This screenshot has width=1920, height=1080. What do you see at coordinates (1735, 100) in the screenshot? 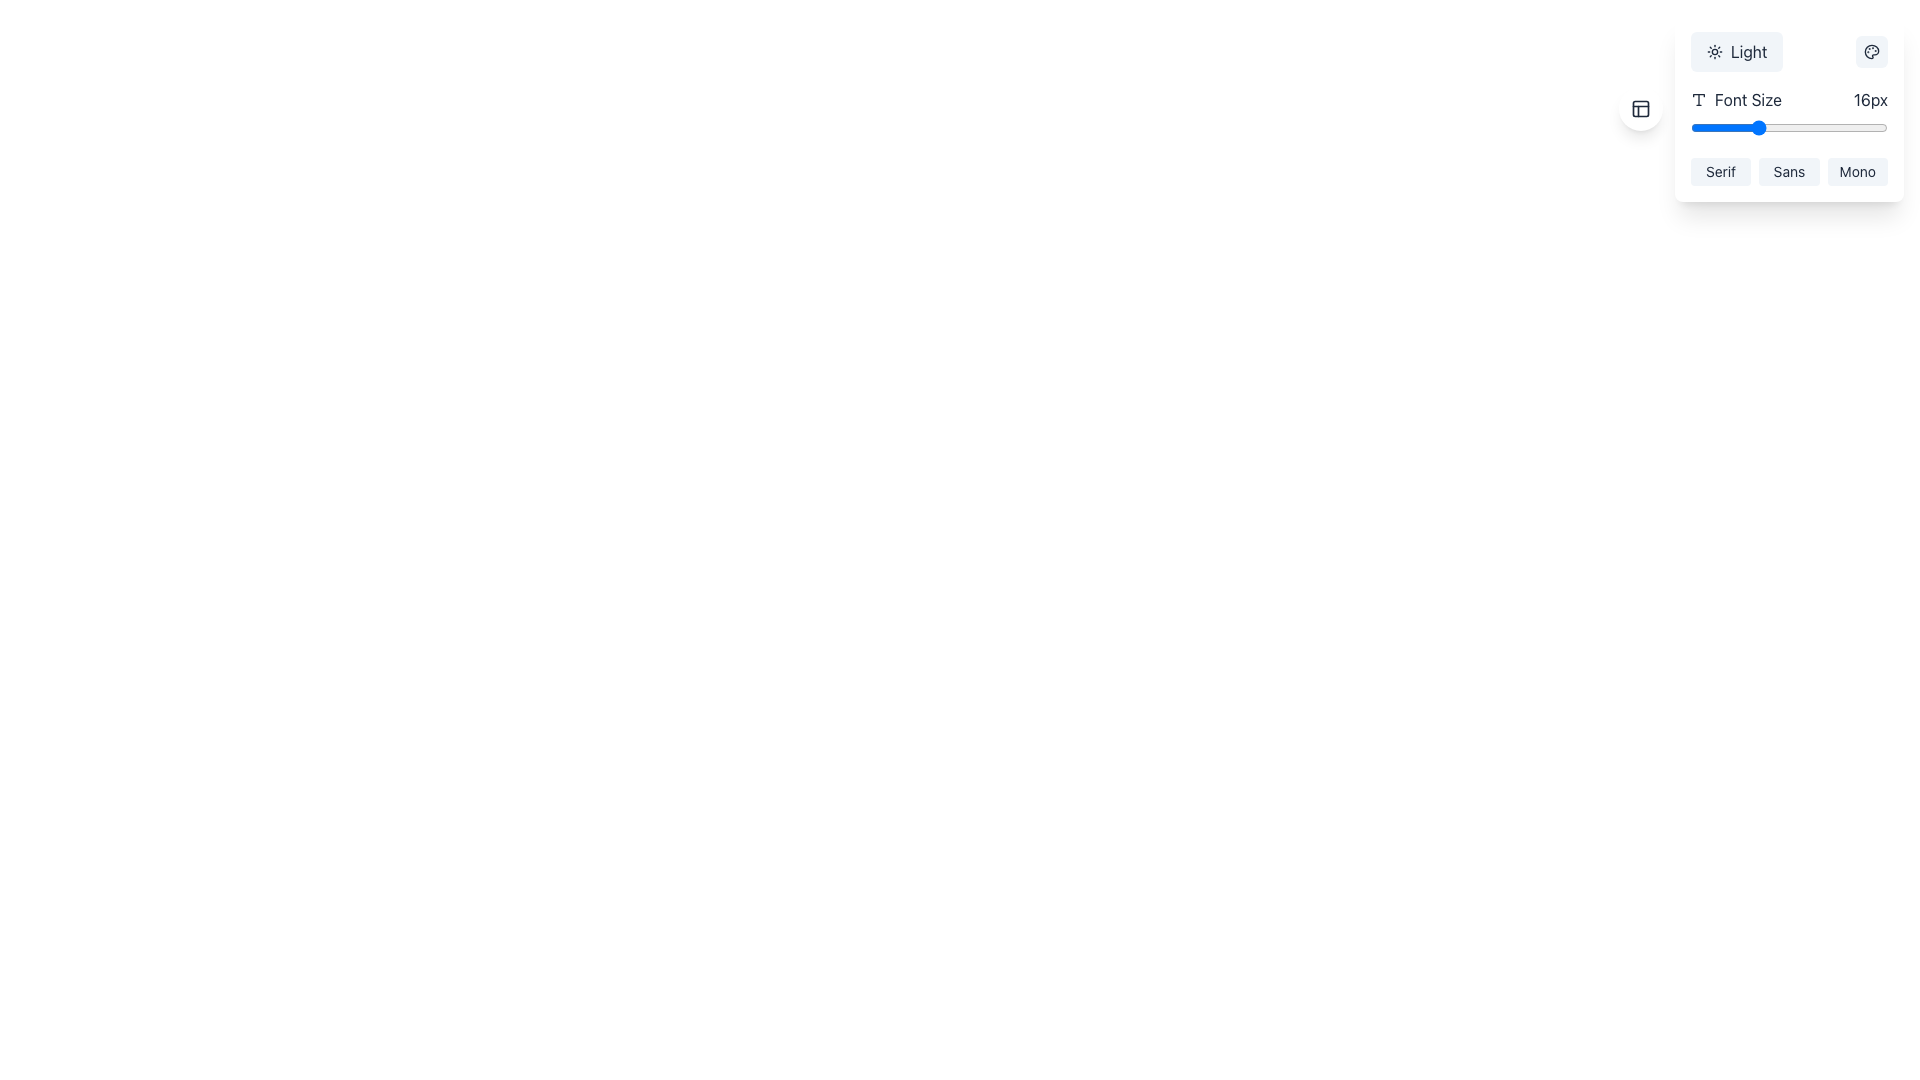
I see `the label that indicates the font size adjustment control, positioned next to the 'T' icon and before the '16px' text` at bounding box center [1735, 100].